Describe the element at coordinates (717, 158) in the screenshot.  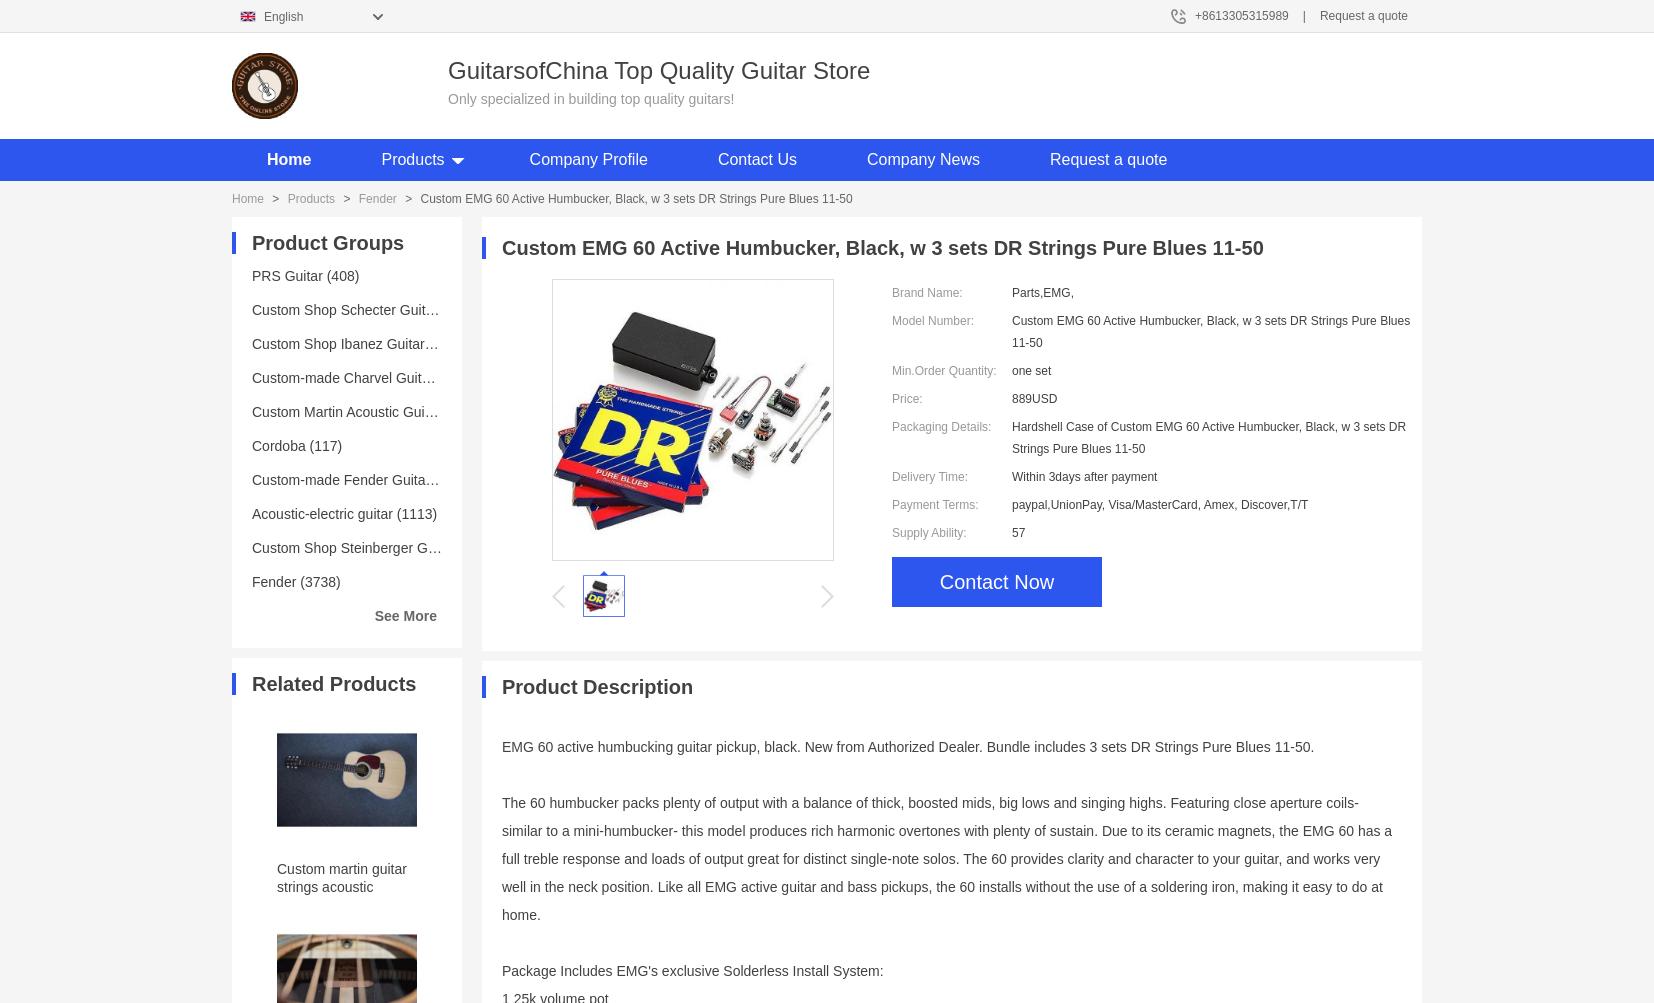
I see `'Contact Us'` at that location.